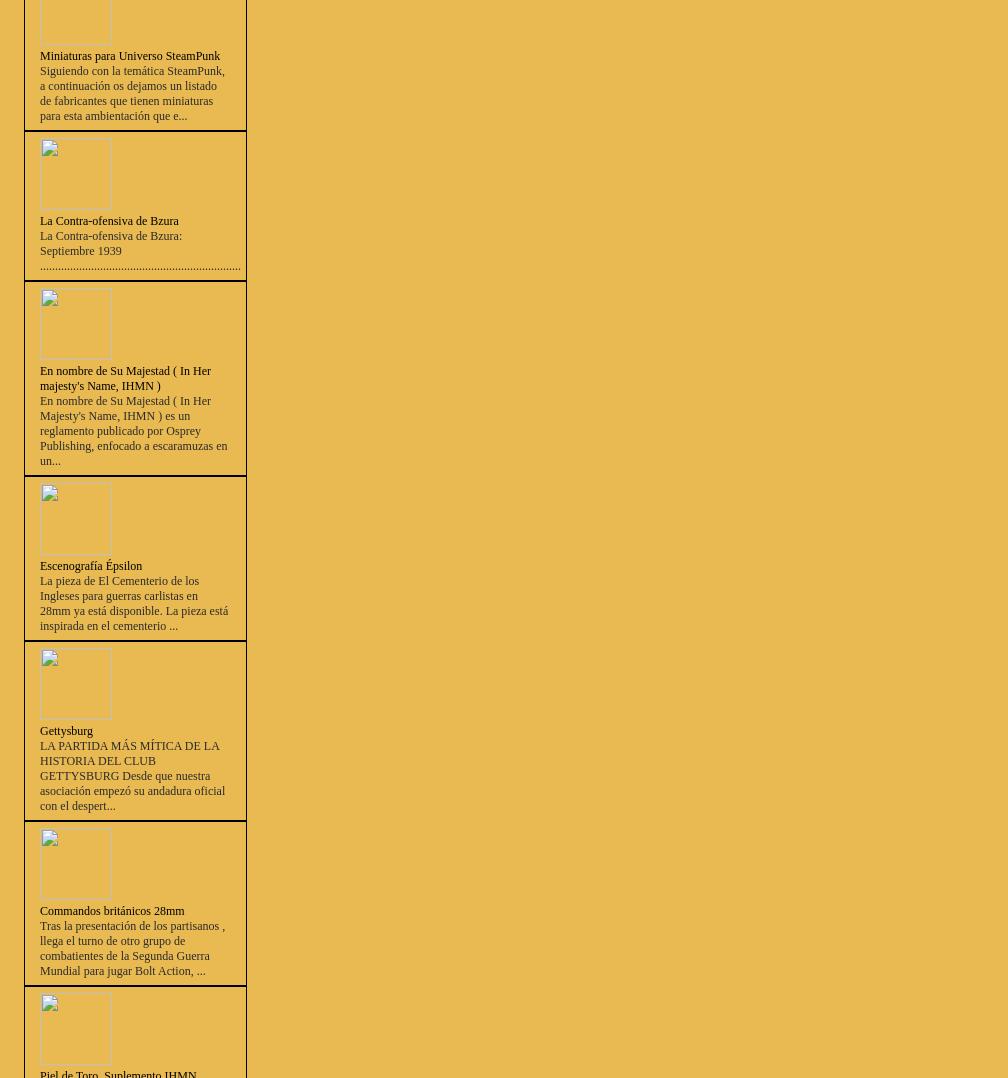 This screenshot has height=1078, width=1008. What do you see at coordinates (132, 775) in the screenshot?
I see `'LA PARTIDA MÁS MÍTICA DE LA HISTORIA DEL CLUB GETTYSBURG Desde que nuestra asociación empezó su andadura oficial con el despert...'` at bounding box center [132, 775].